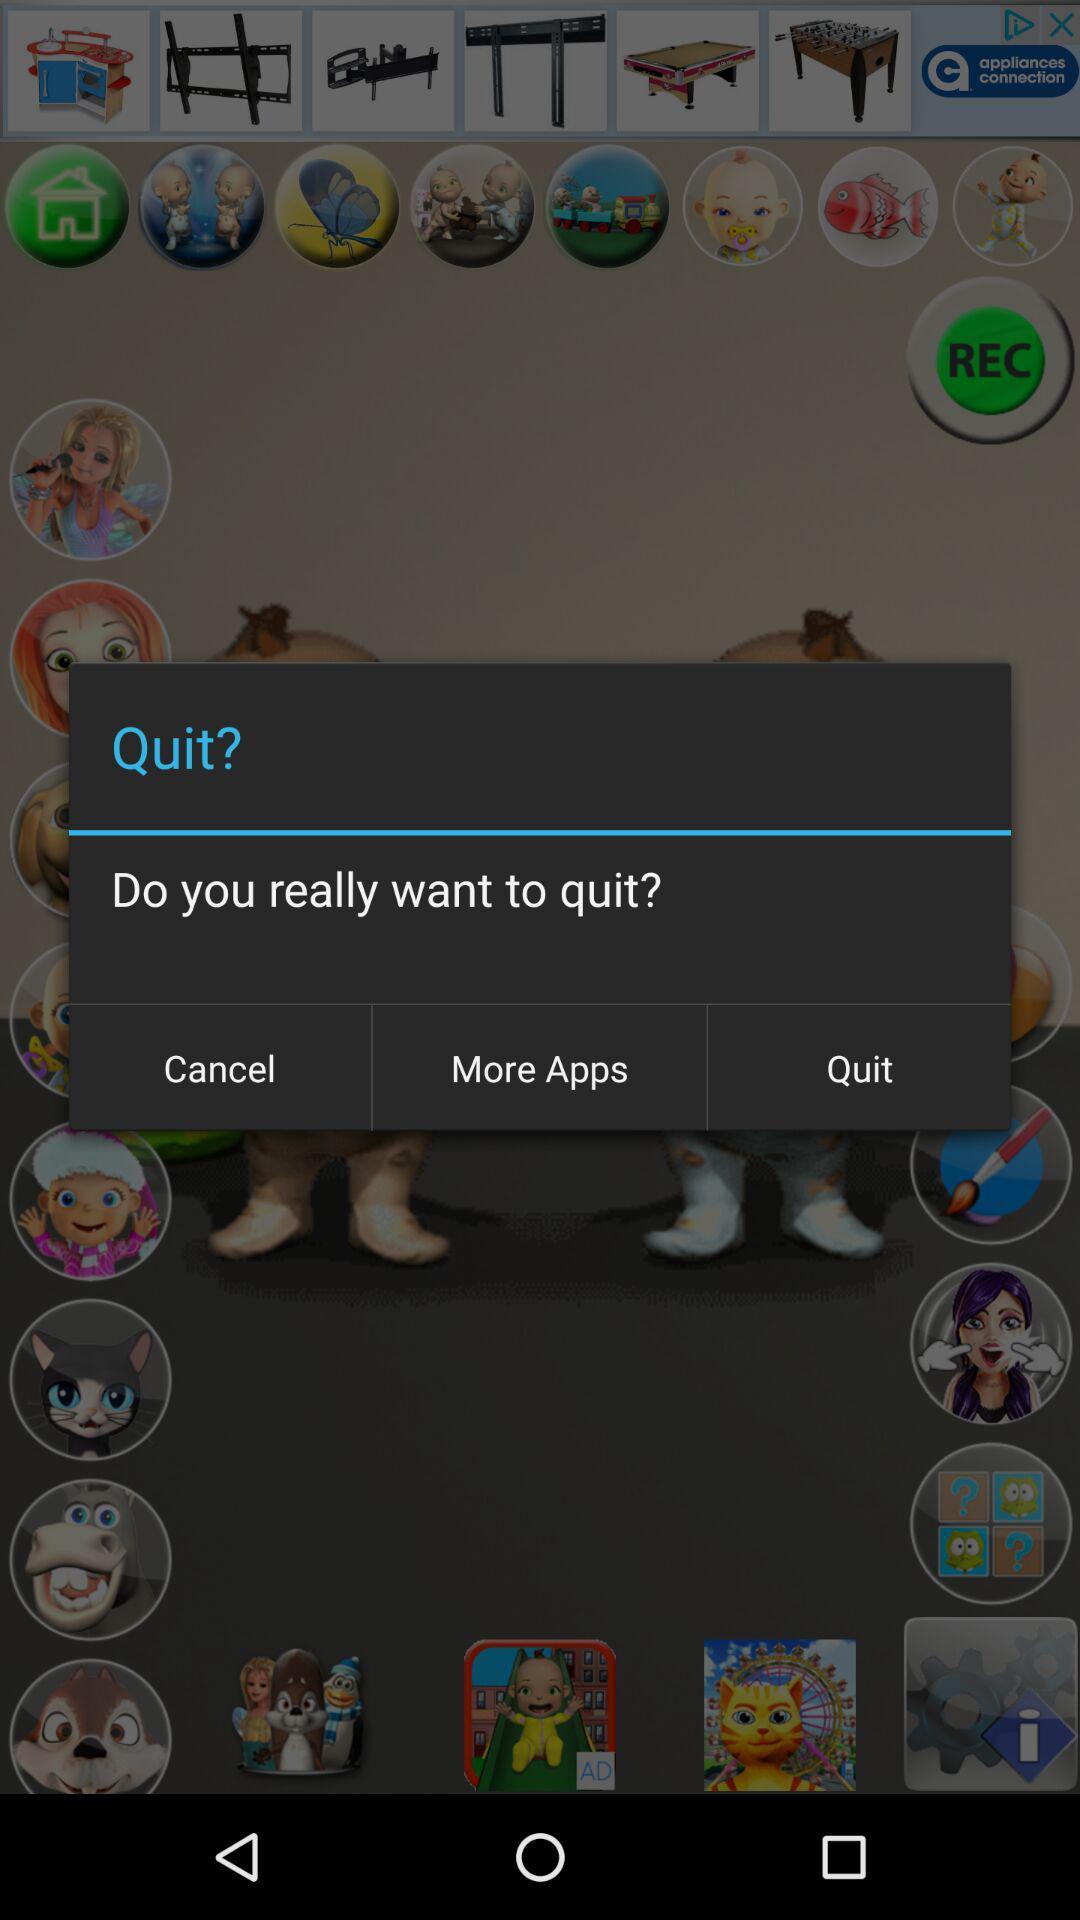 The width and height of the screenshot is (1080, 1920). What do you see at coordinates (540, 1714) in the screenshot?
I see `choose avatar` at bounding box center [540, 1714].